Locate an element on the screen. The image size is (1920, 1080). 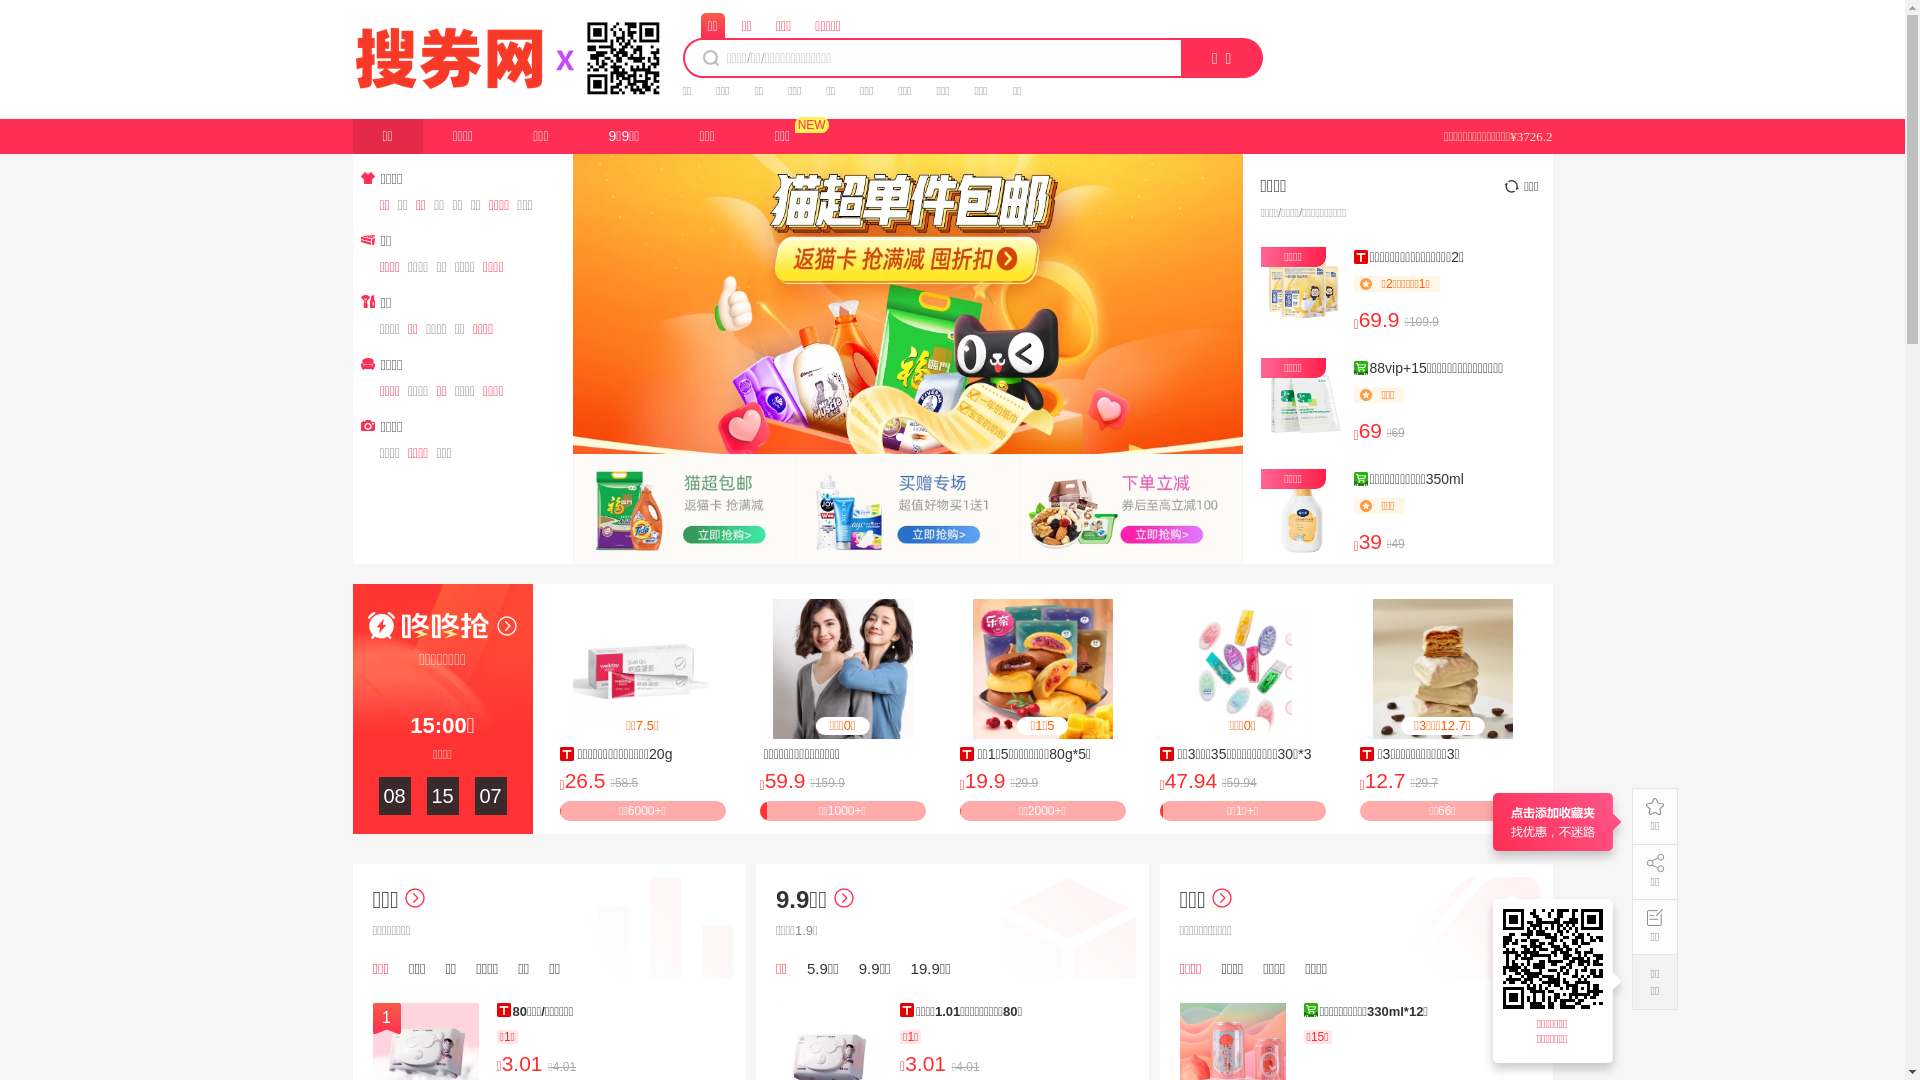
'https://17.souquan.wang' is located at coordinates (1554, 958).